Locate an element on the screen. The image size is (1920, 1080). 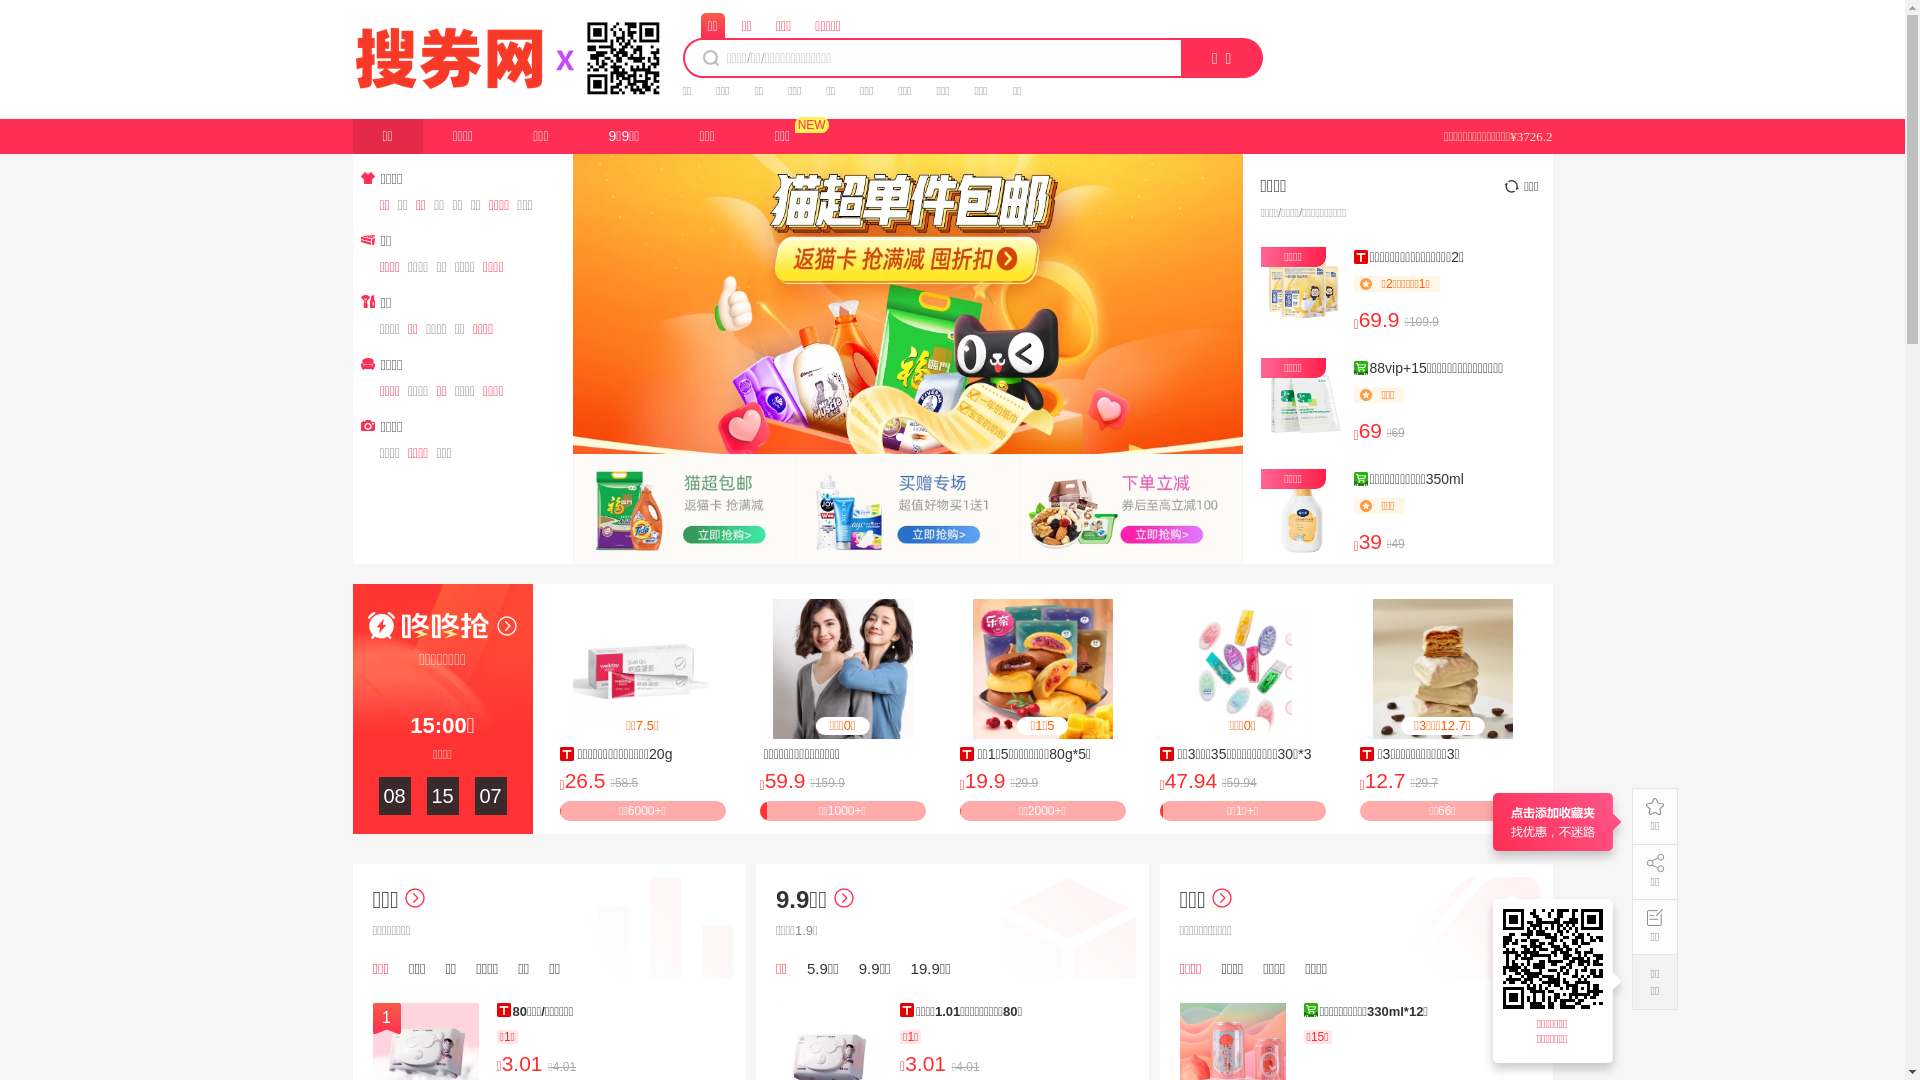
'https://17.souquan.wang' is located at coordinates (1554, 958).